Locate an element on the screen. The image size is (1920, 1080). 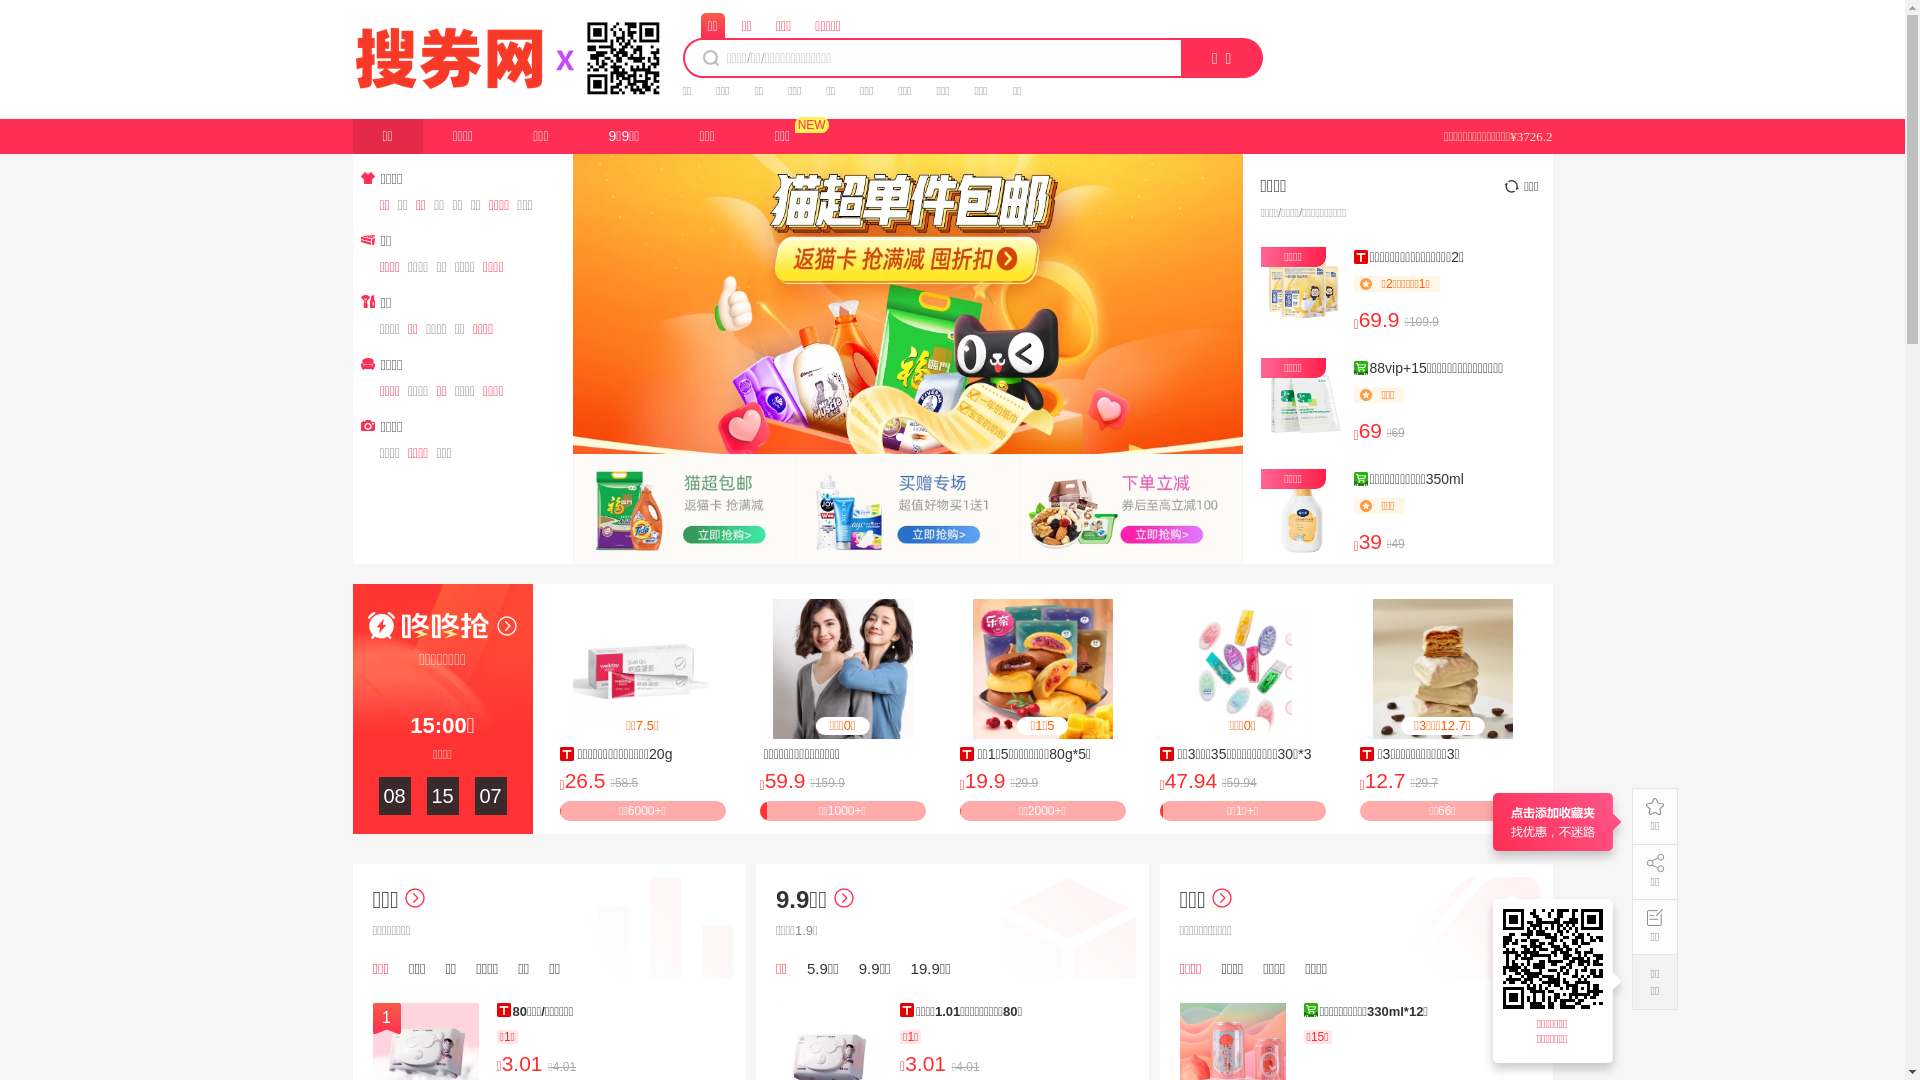
'https://17.souquan.wang' is located at coordinates (1554, 958).